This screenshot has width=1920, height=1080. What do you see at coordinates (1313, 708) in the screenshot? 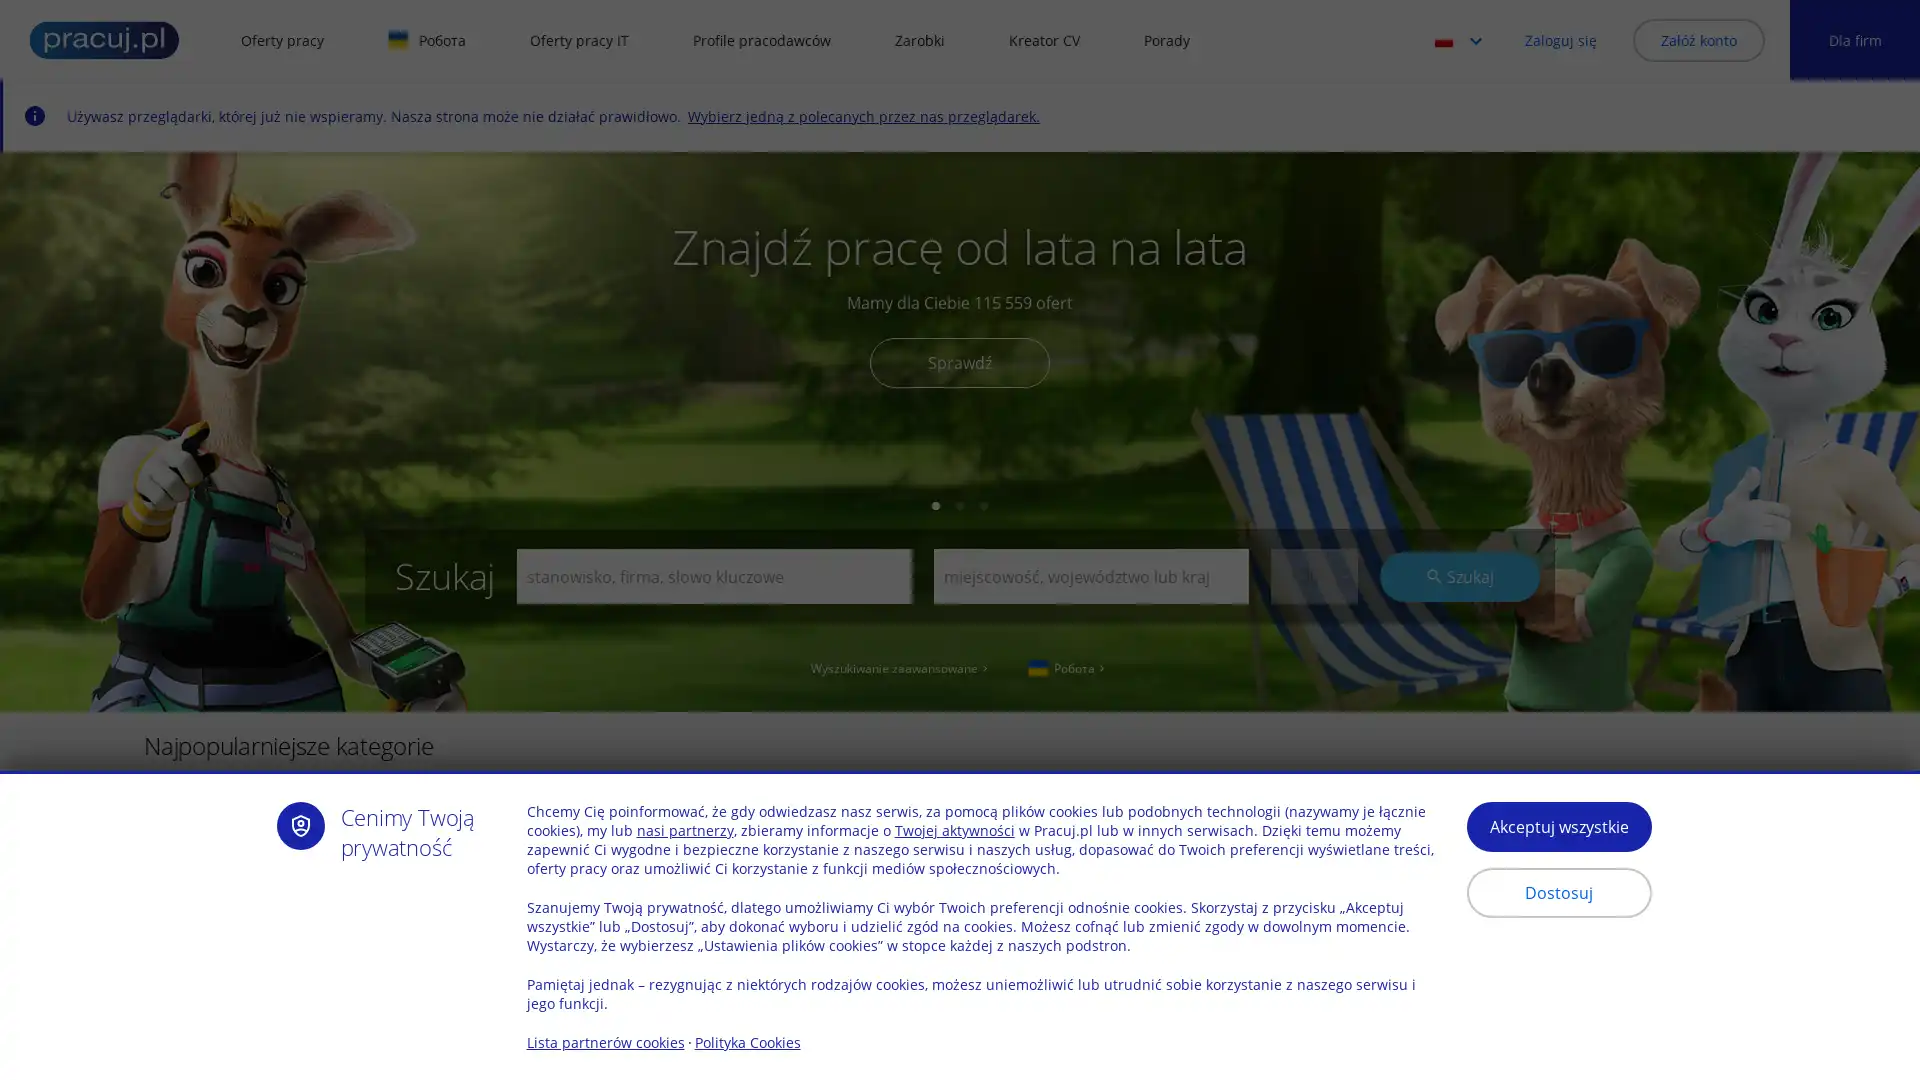
I see `+ 15 km` at bounding box center [1313, 708].